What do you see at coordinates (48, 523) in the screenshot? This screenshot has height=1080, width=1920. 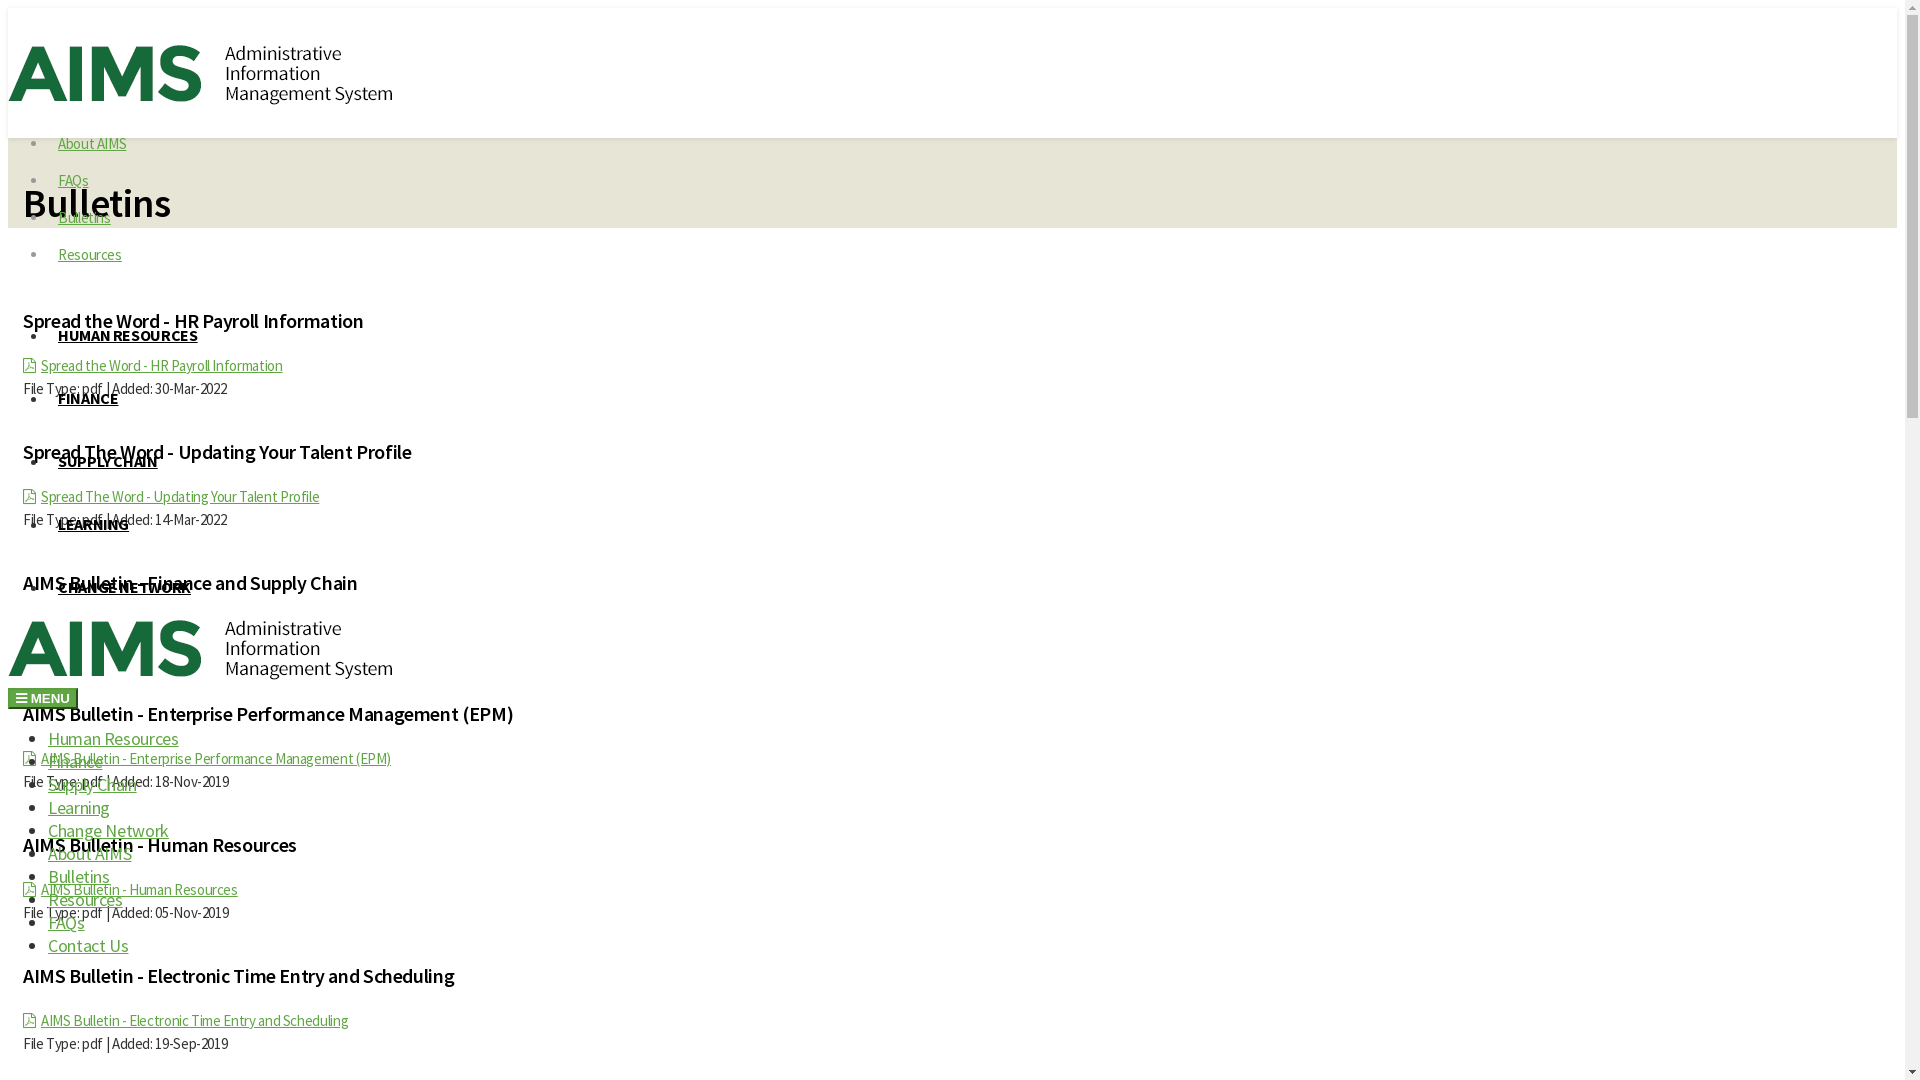 I see `'LEARNING'` at bounding box center [48, 523].